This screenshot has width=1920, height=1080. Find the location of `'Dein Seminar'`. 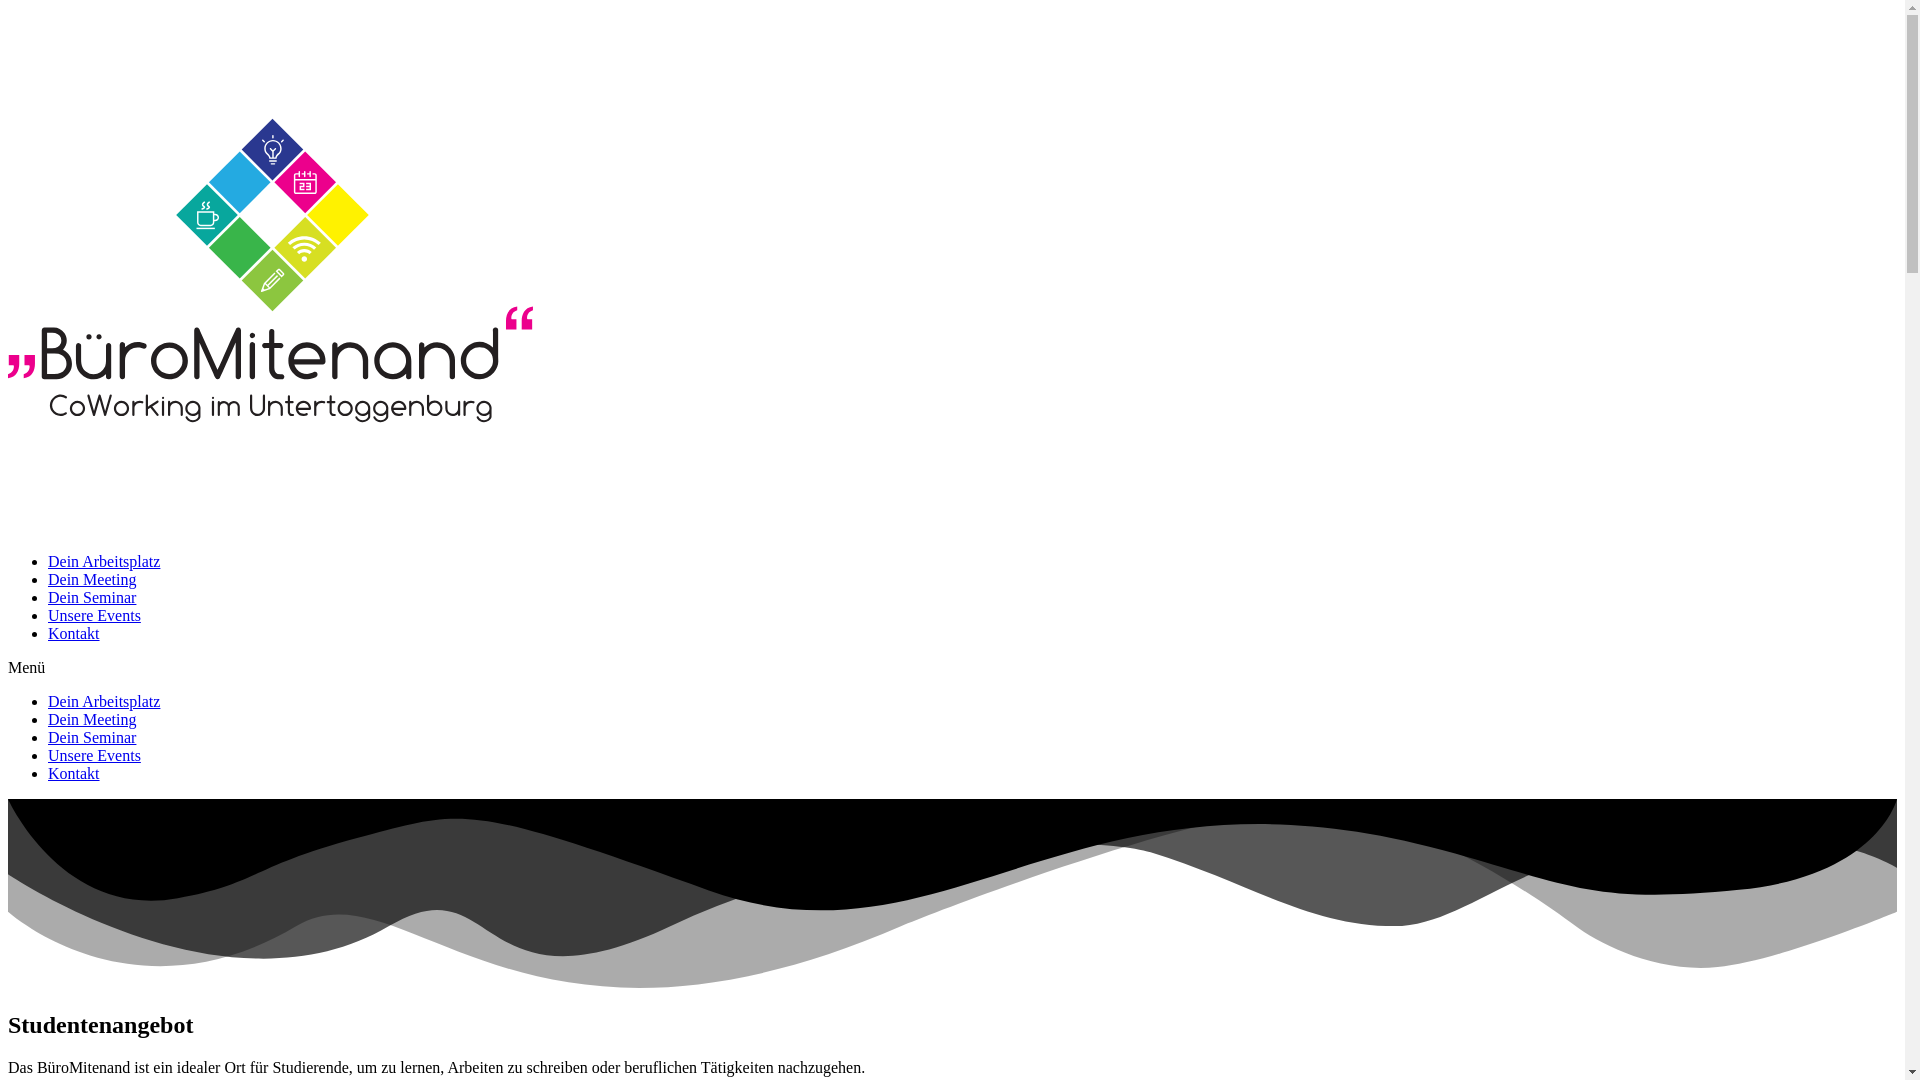

'Dein Seminar' is located at coordinates (90, 596).